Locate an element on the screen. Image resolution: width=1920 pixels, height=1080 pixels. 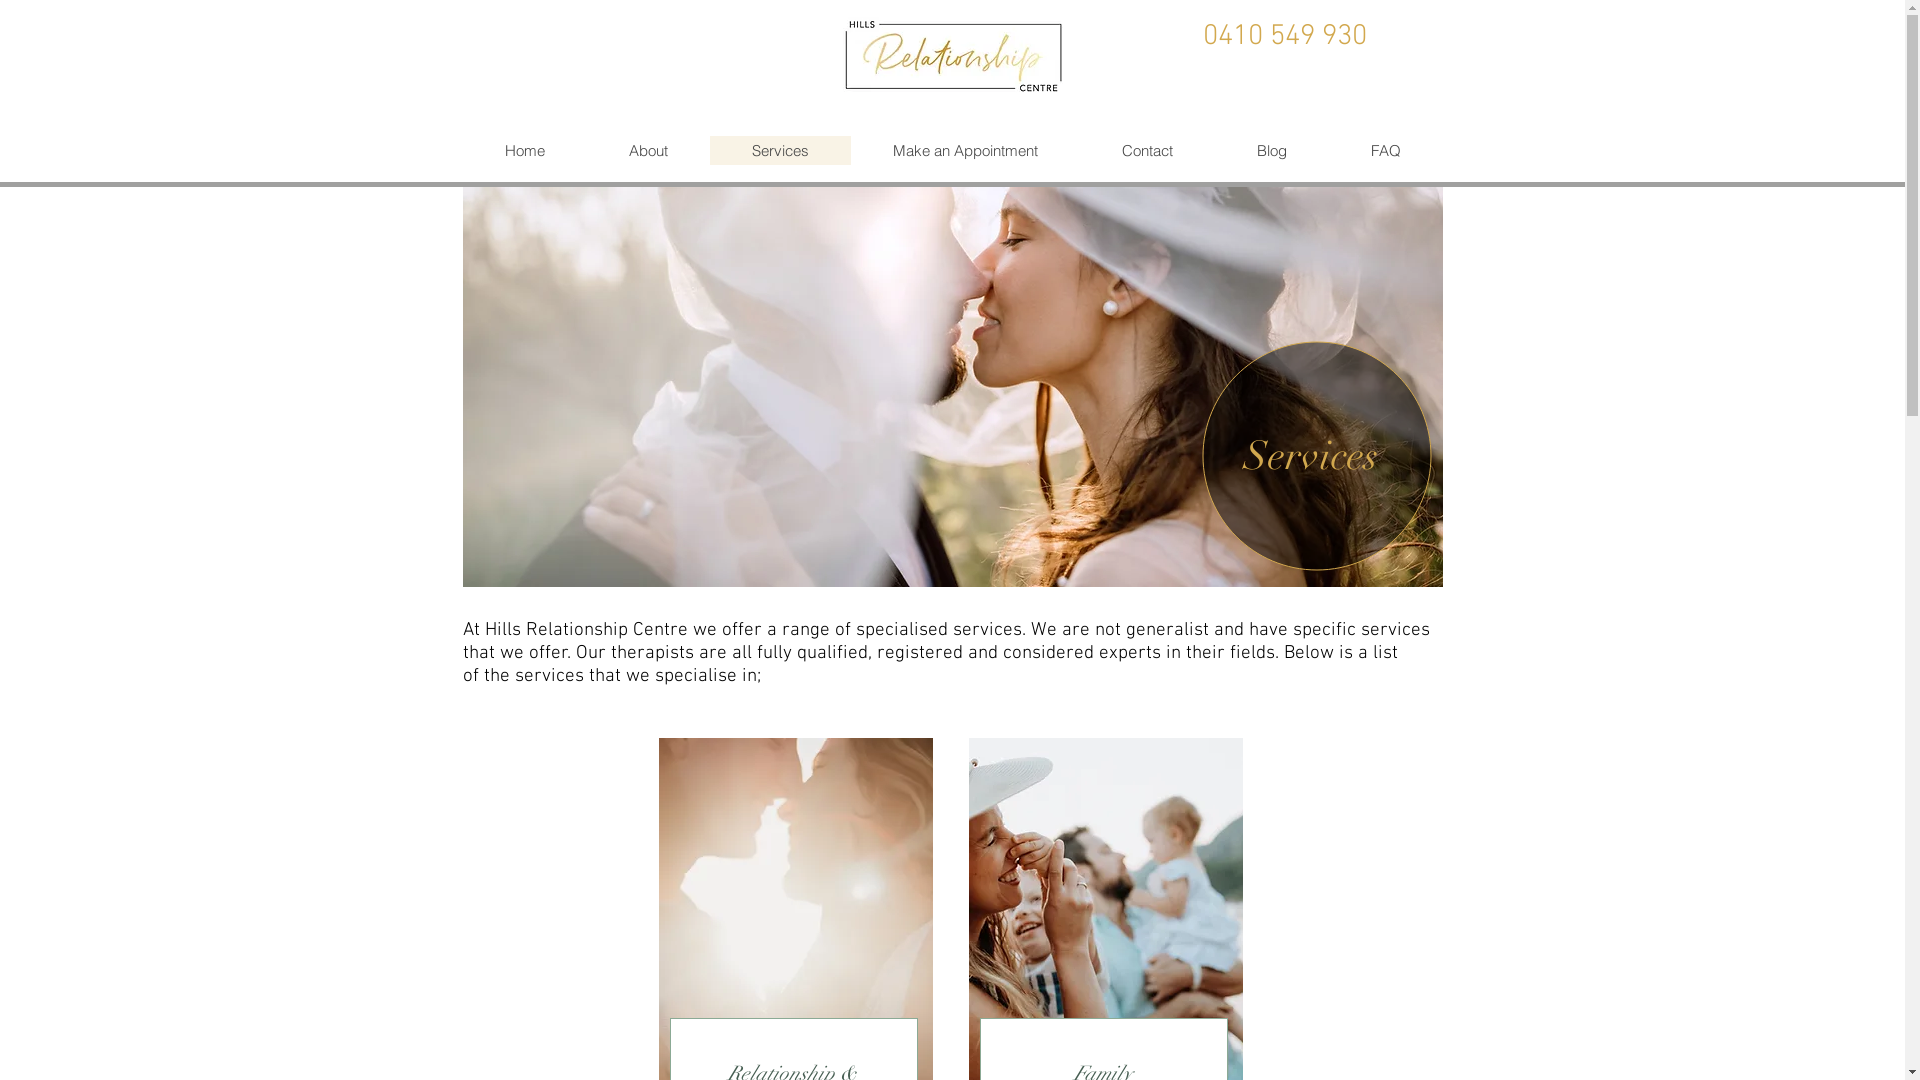
'Home' is located at coordinates (523, 149).